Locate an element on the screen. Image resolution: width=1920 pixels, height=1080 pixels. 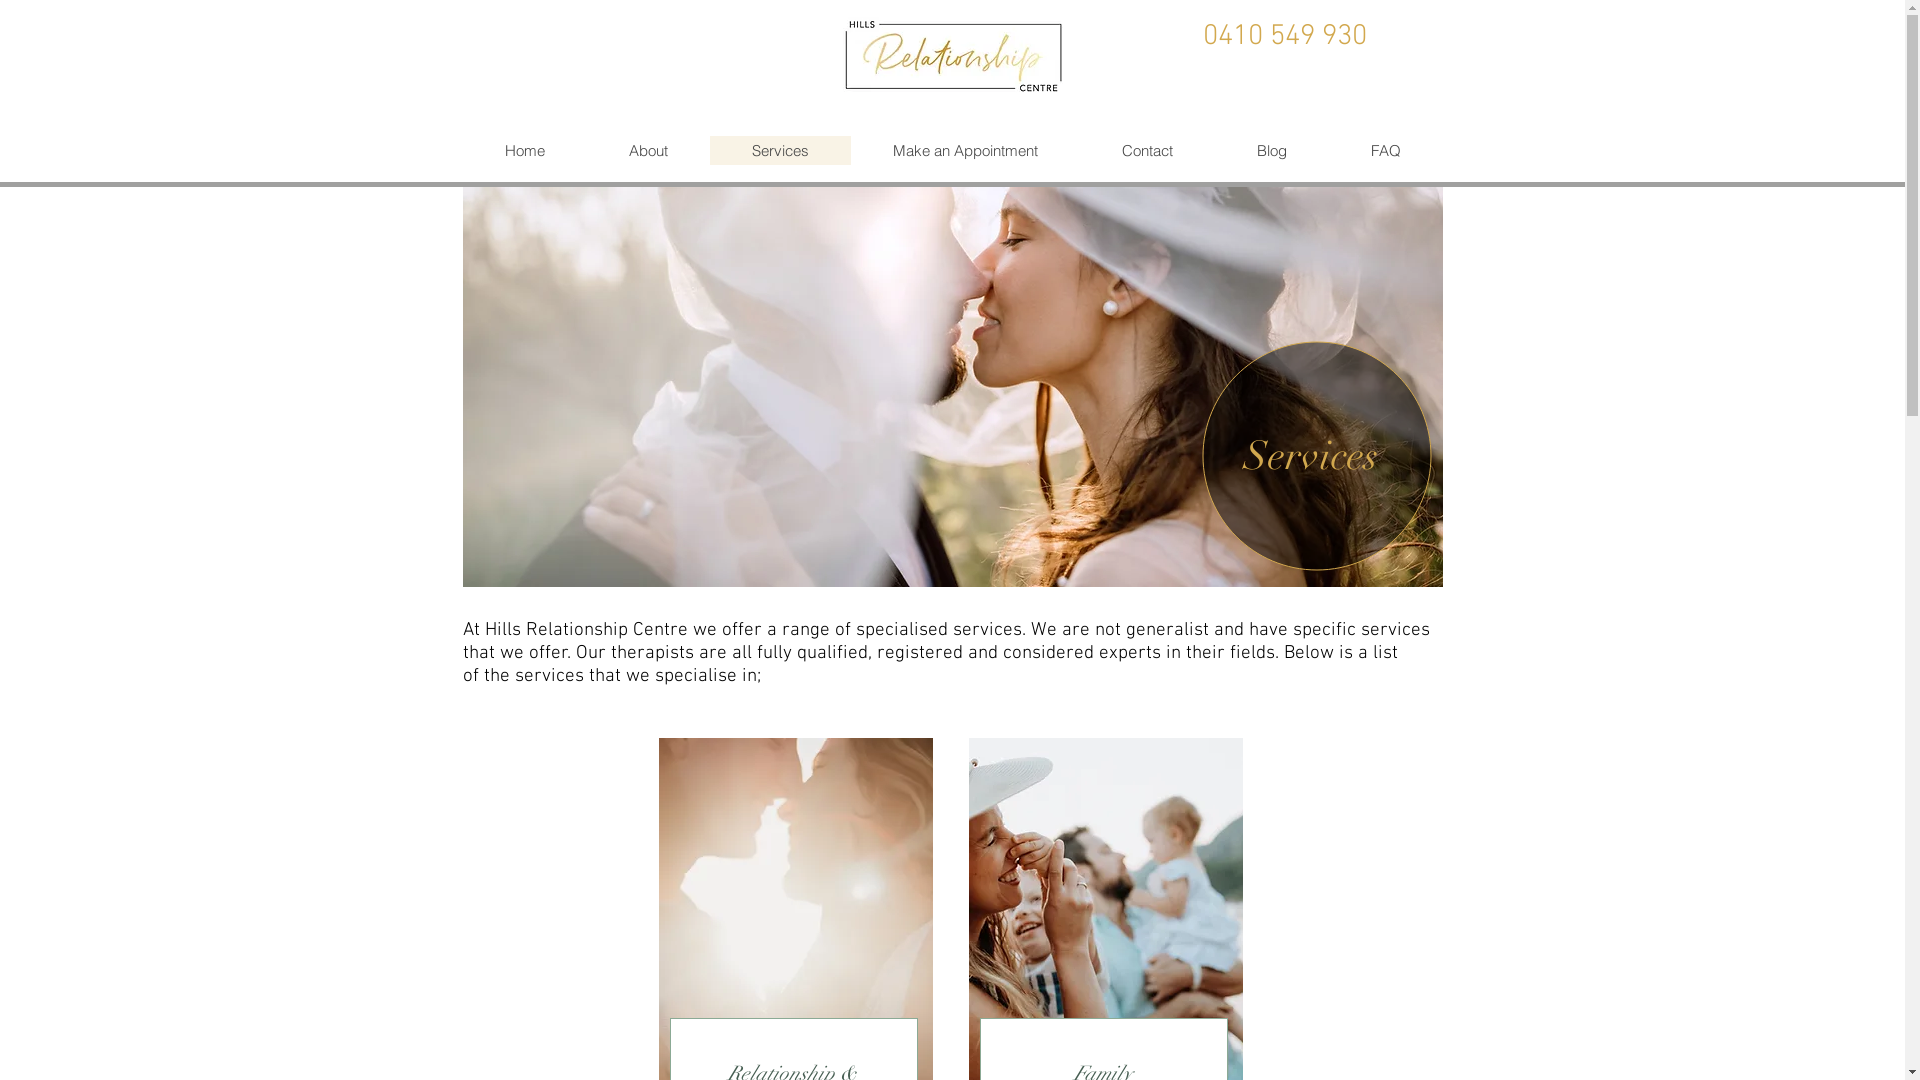
'Home' is located at coordinates (523, 149).